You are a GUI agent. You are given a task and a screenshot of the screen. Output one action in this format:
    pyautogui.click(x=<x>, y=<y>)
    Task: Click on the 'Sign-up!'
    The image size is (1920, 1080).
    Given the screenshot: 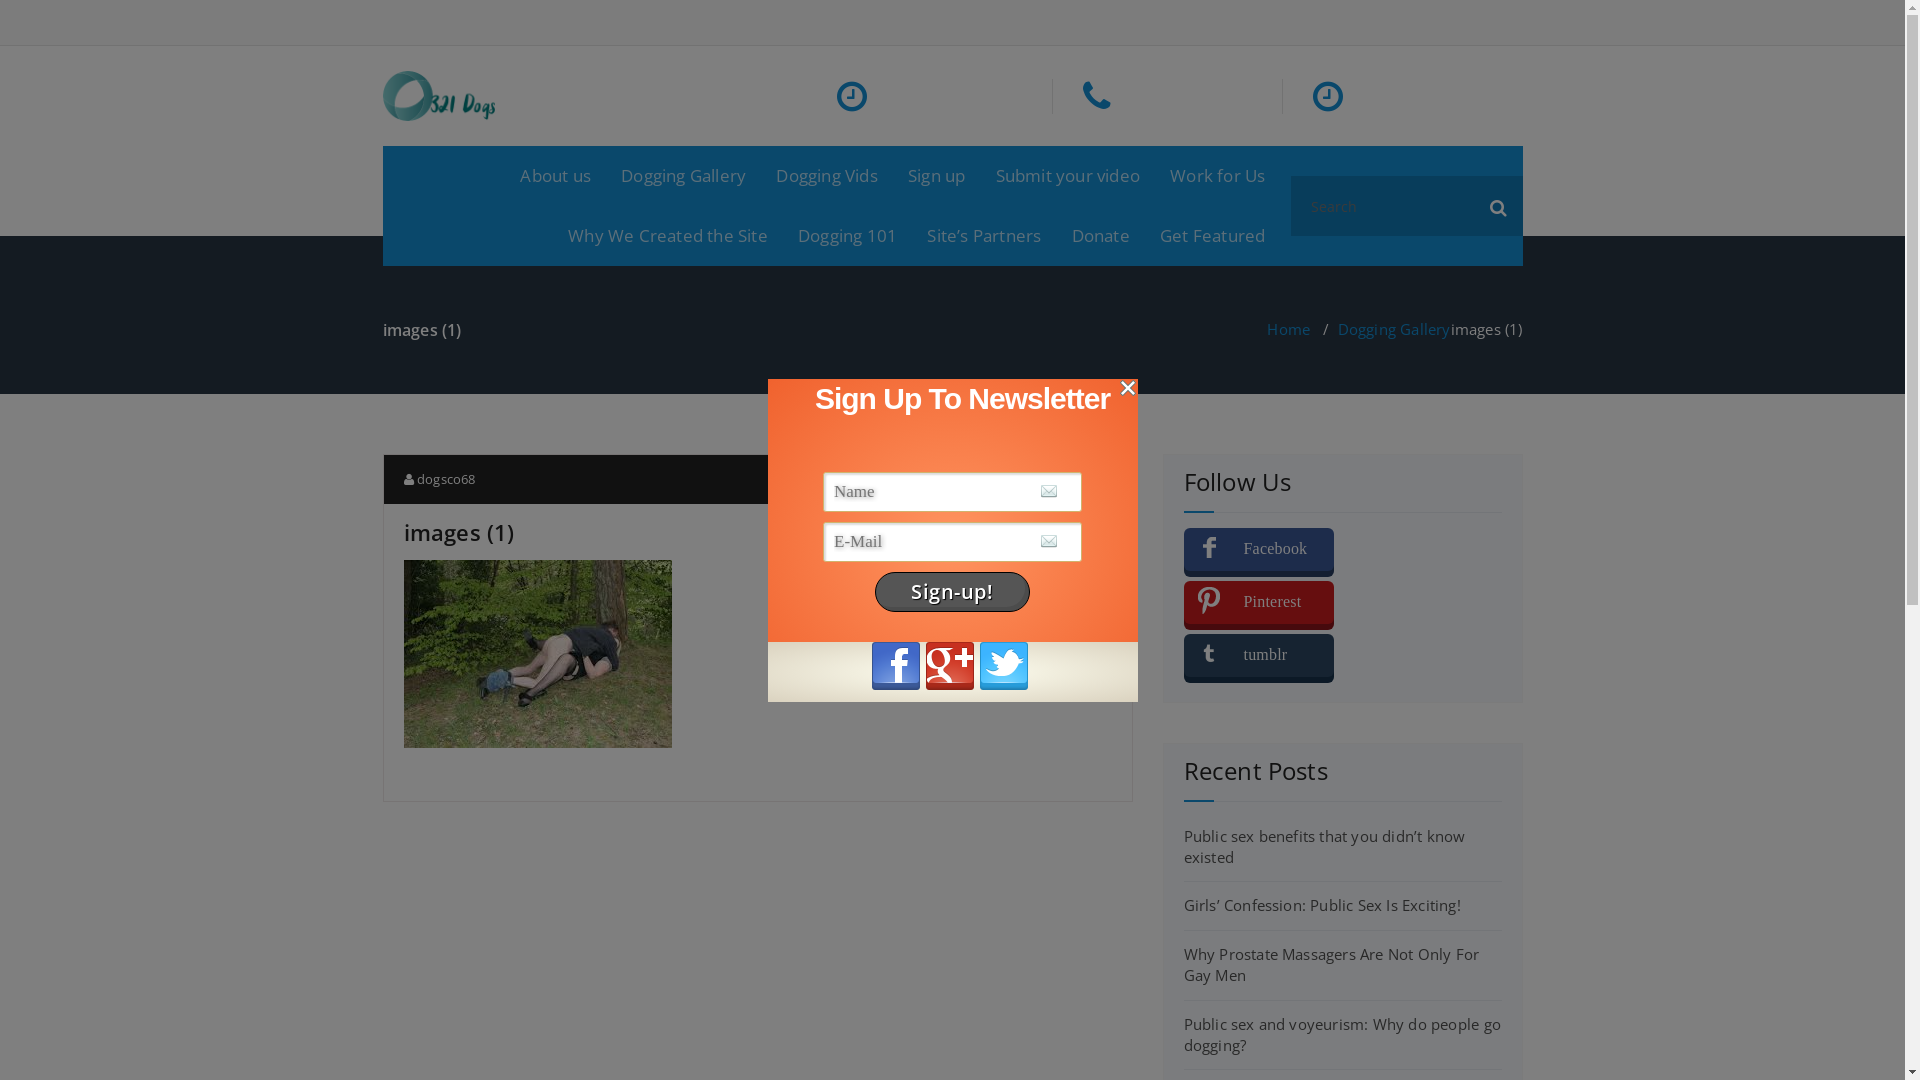 What is the action you would take?
    pyautogui.click(x=951, y=590)
    